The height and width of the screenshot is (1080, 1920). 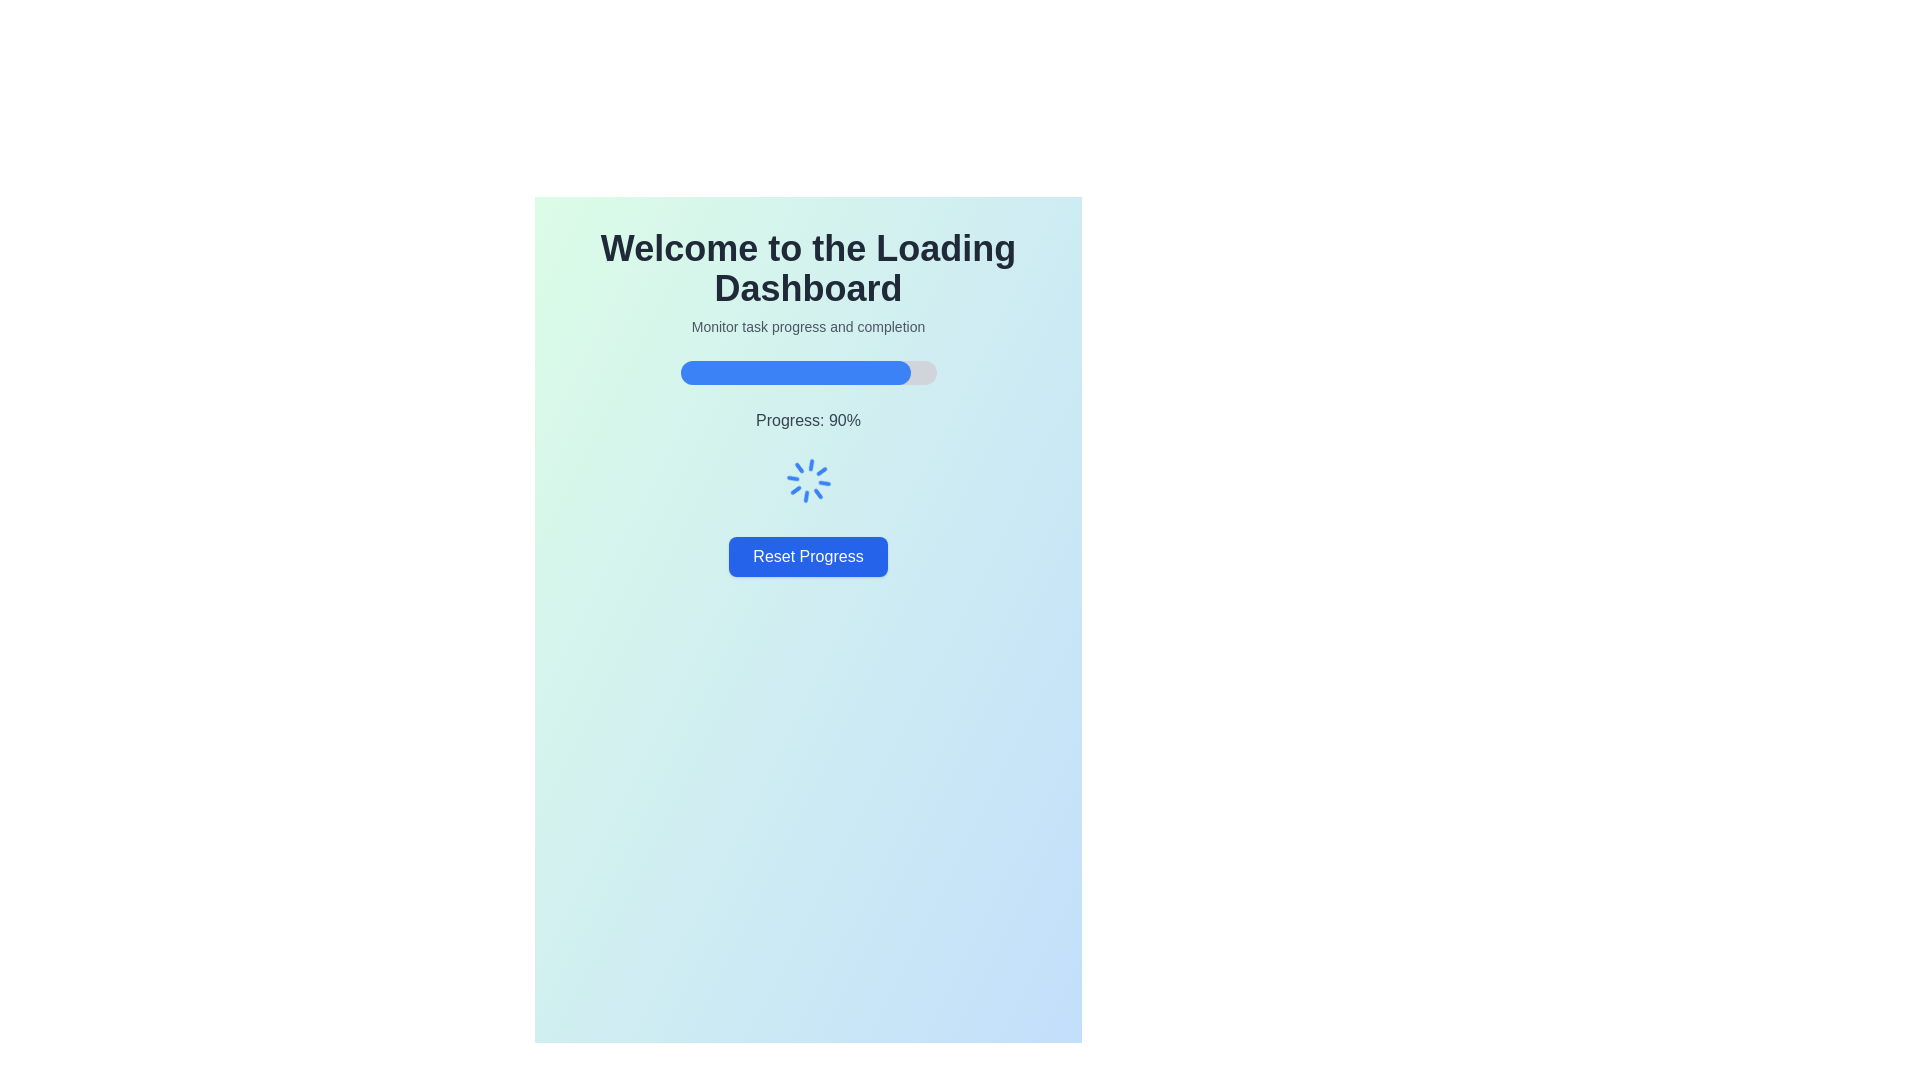 I want to click on progress text from the progress indicator displaying 'Progress: 90%' located below the heading 'Monitor task progress and completion' and above the 'Reset Progress' button, so click(x=808, y=431).